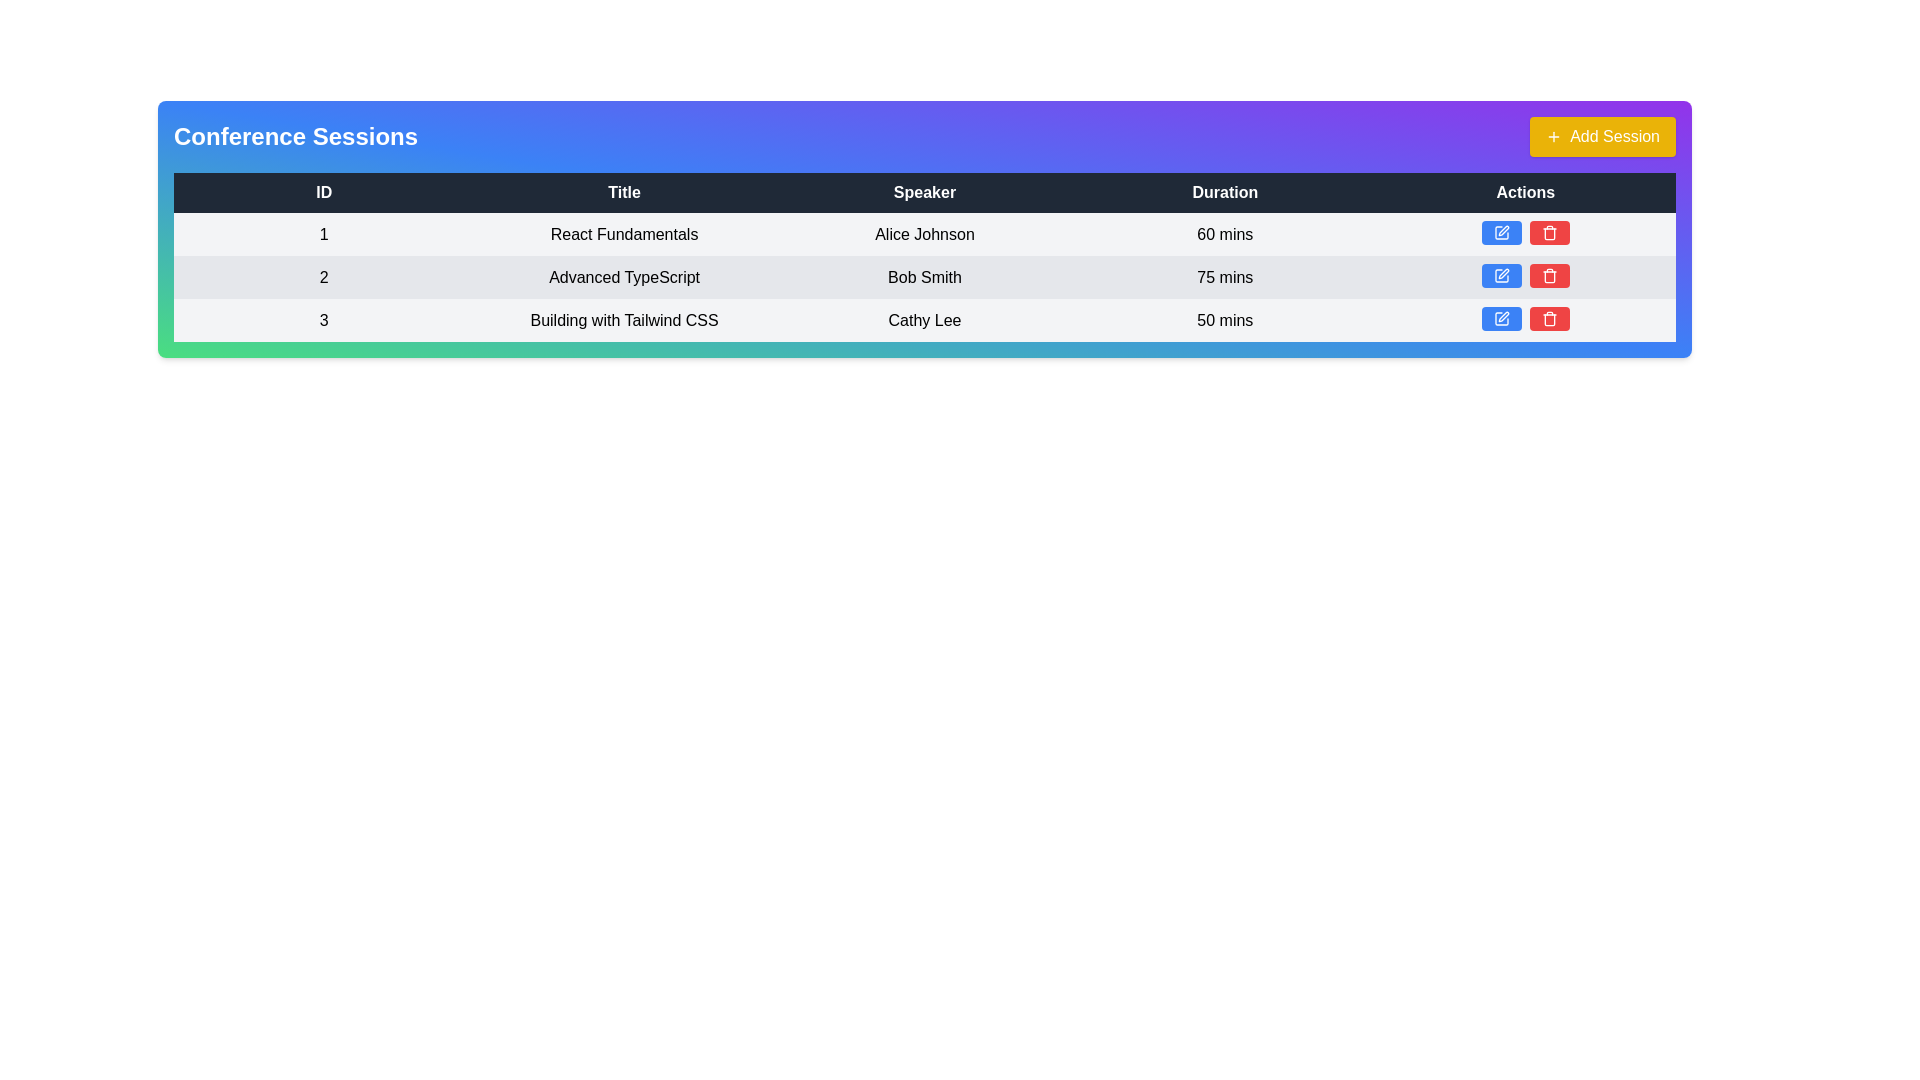  I want to click on the static text field displaying 'Alice Johnson', which is located in the third column of the first row under the 'Speaker' header in the table, so click(924, 233).